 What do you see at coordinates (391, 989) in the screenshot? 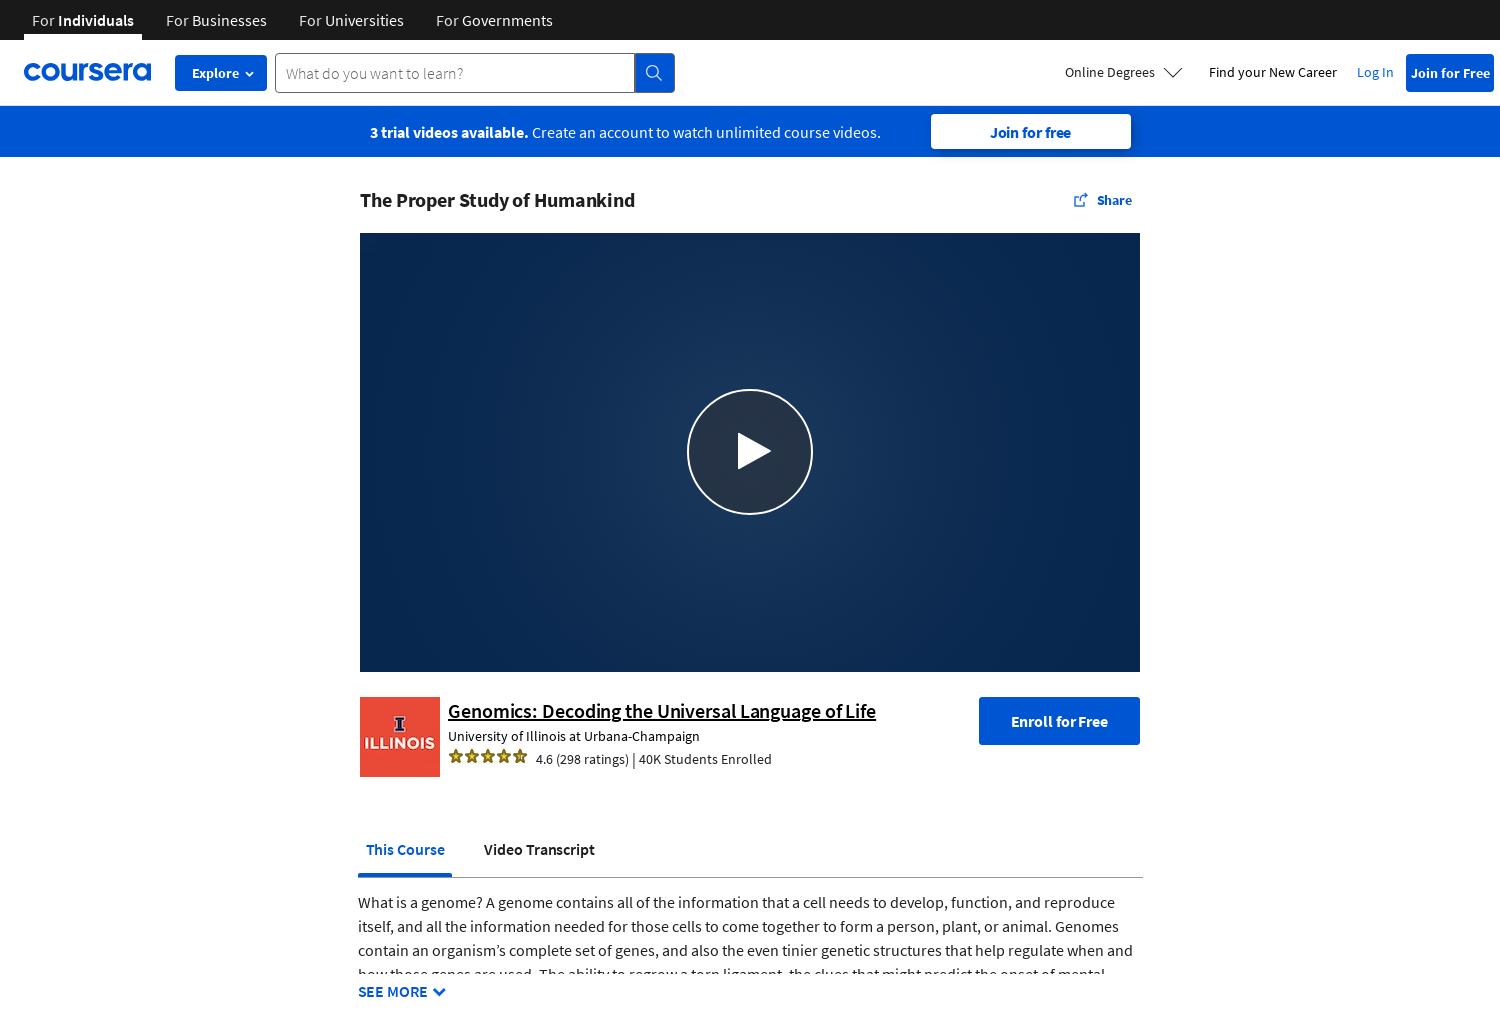
I see `'SEE MORE'` at bounding box center [391, 989].